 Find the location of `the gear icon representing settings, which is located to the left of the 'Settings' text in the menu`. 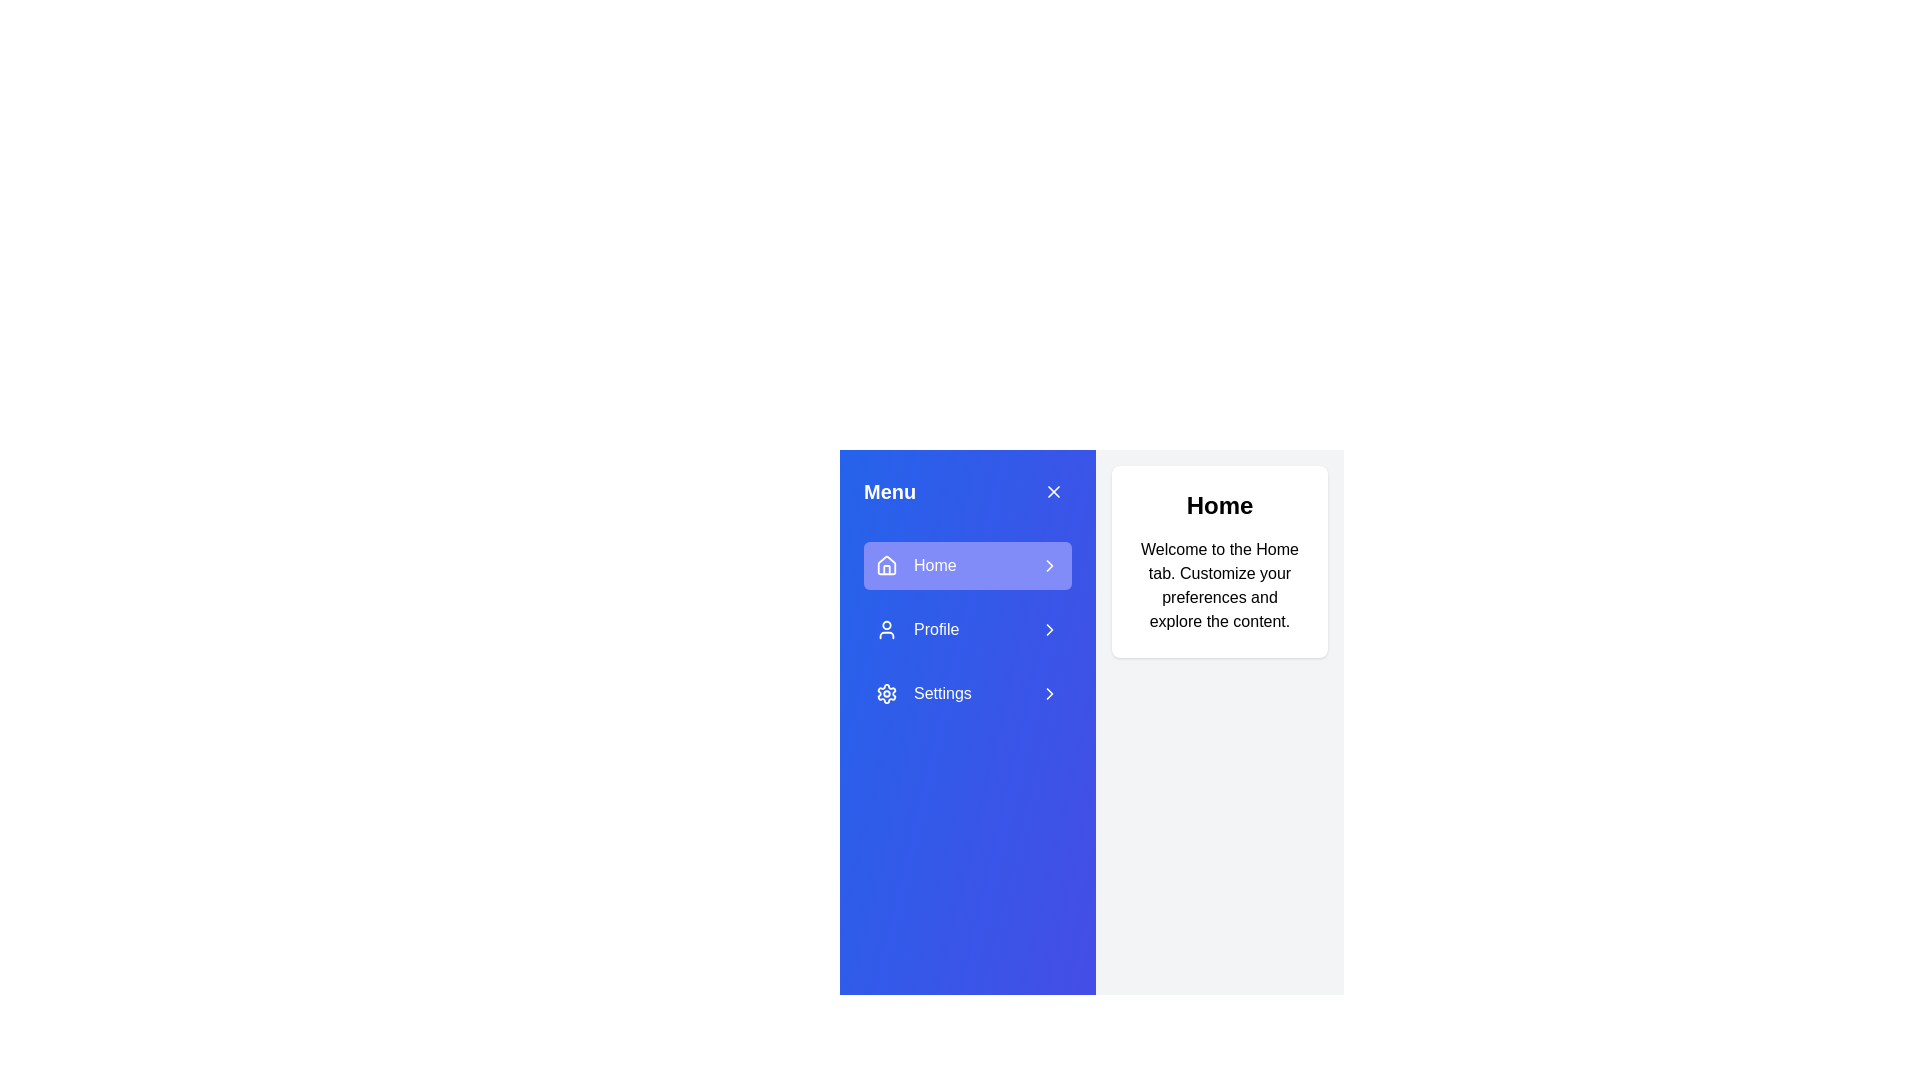

the gear icon representing settings, which is located to the left of the 'Settings' text in the menu is located at coordinates (886, 693).